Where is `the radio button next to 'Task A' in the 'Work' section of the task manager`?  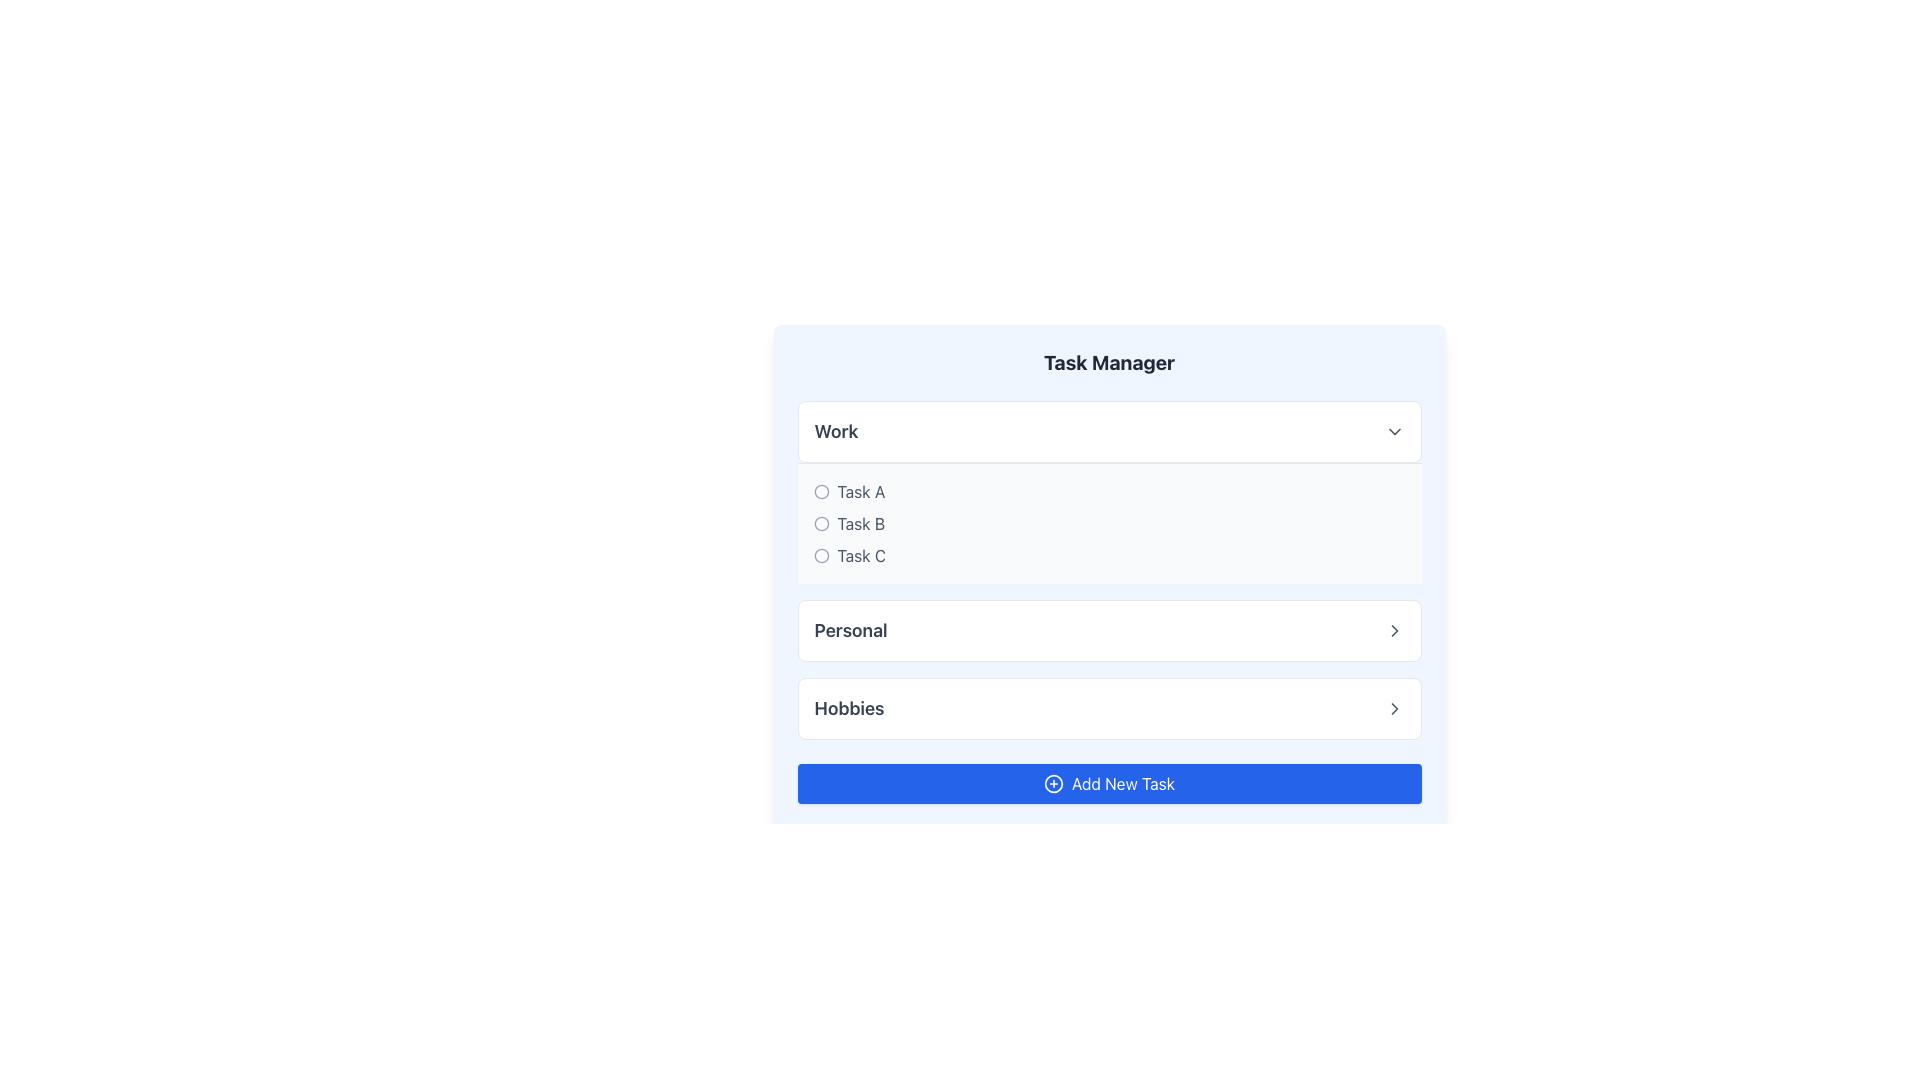 the radio button next to 'Task A' in the 'Work' section of the task manager is located at coordinates (1108, 492).